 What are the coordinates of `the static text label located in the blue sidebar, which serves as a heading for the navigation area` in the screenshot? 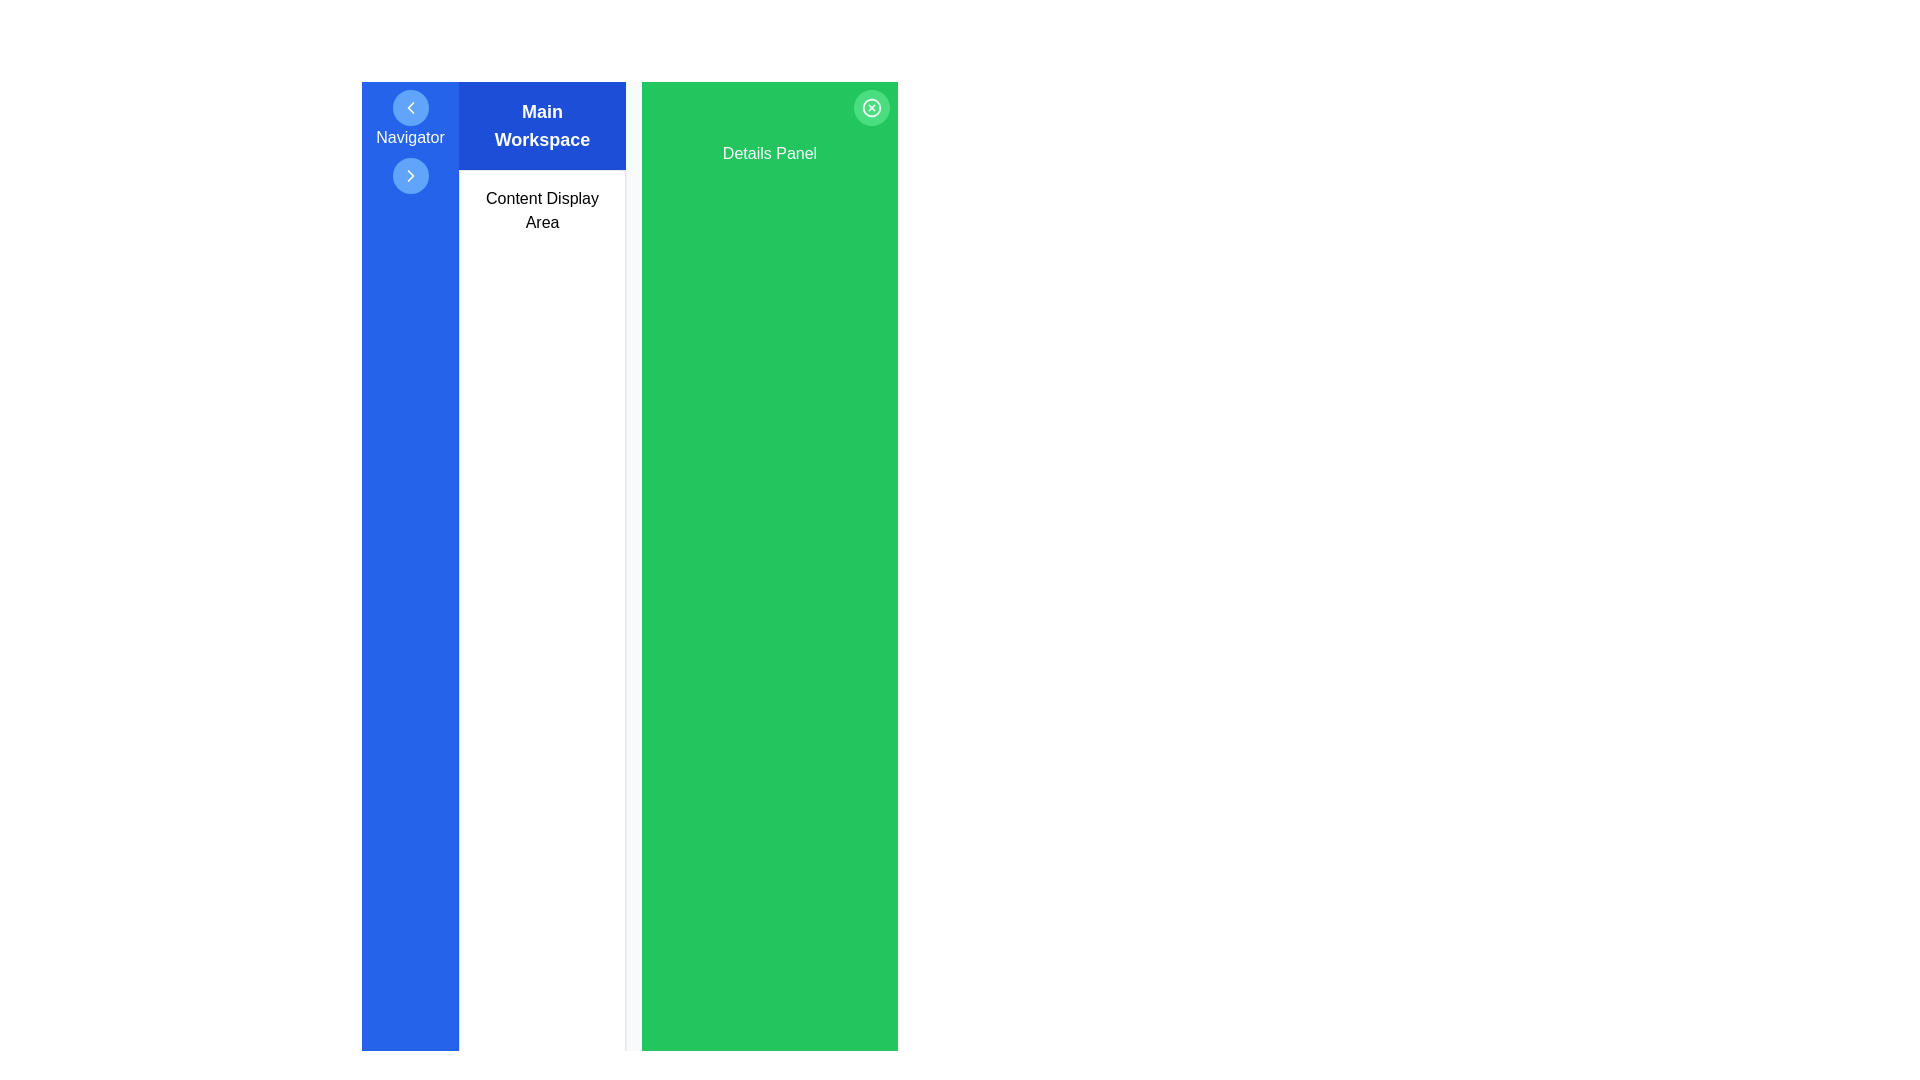 It's located at (409, 137).